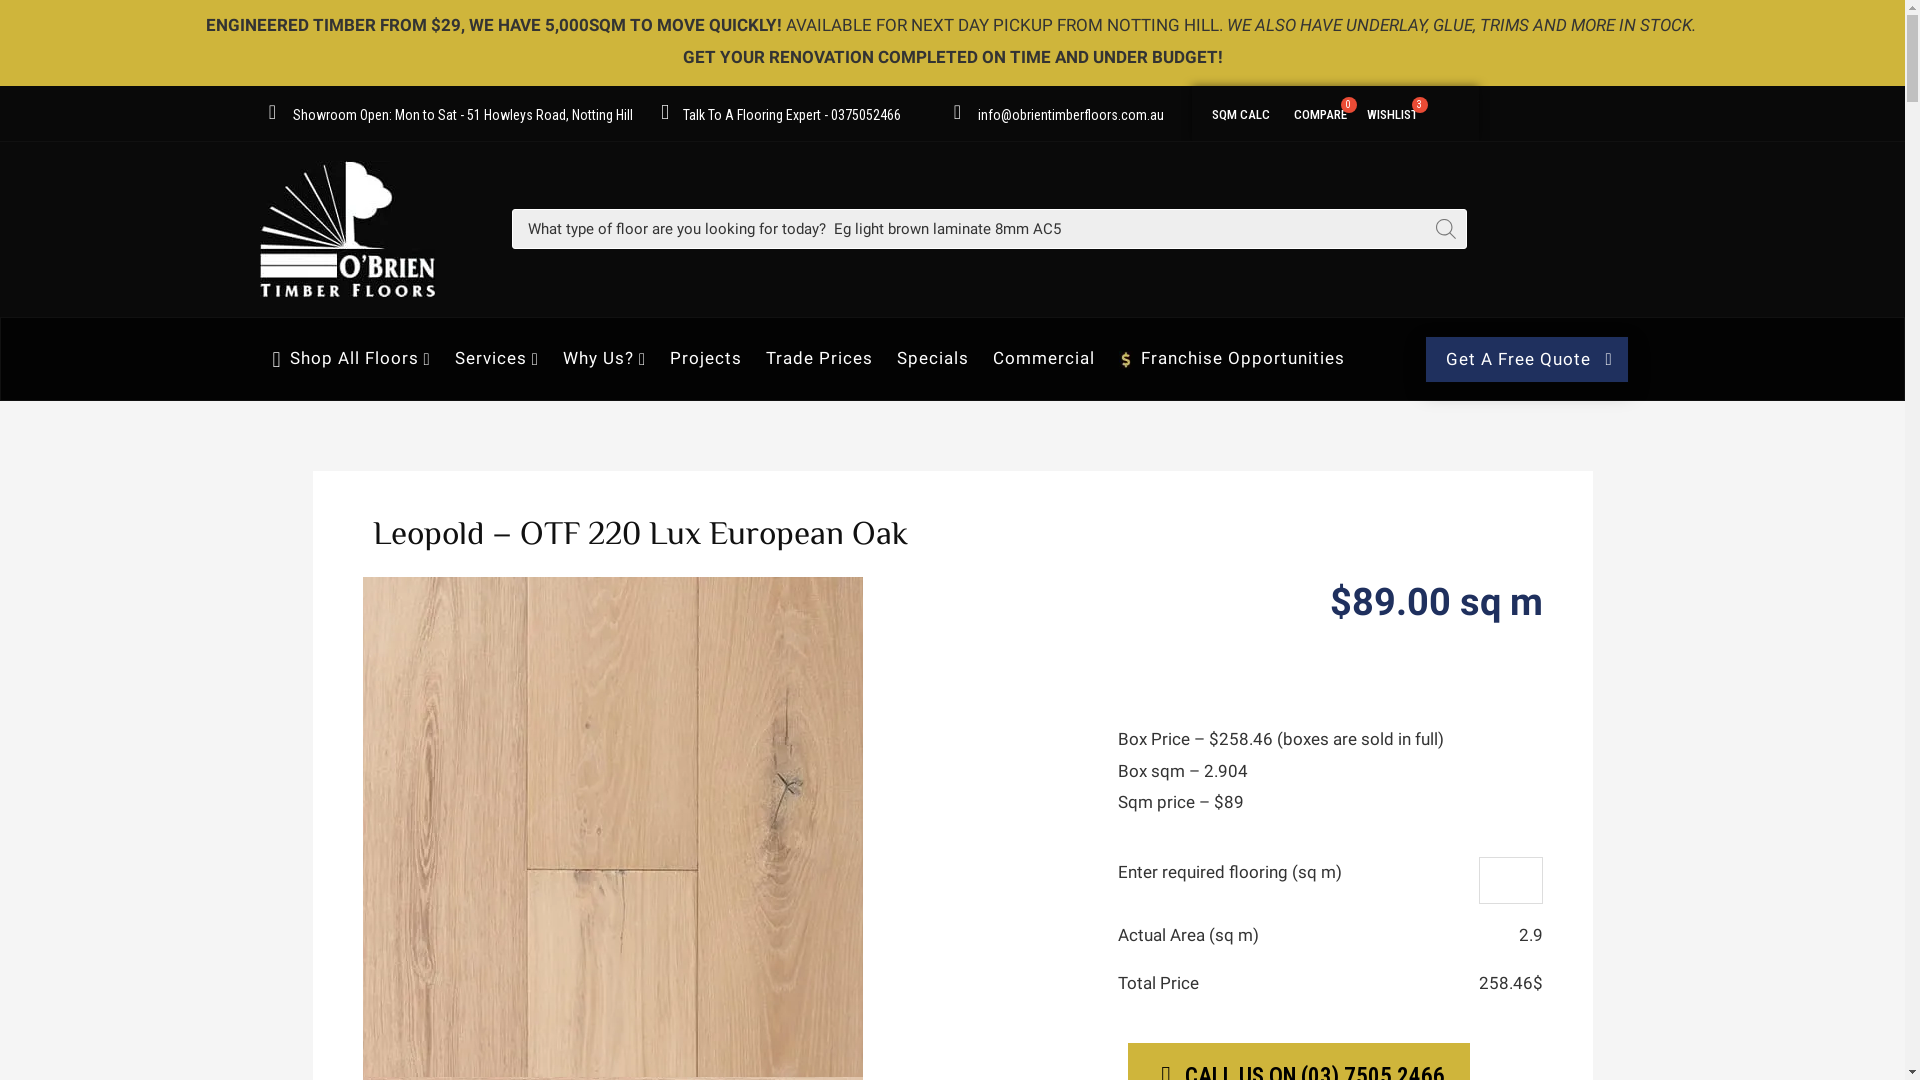  What do you see at coordinates (1231, 357) in the screenshot?
I see `'Franchise Opportunities'` at bounding box center [1231, 357].